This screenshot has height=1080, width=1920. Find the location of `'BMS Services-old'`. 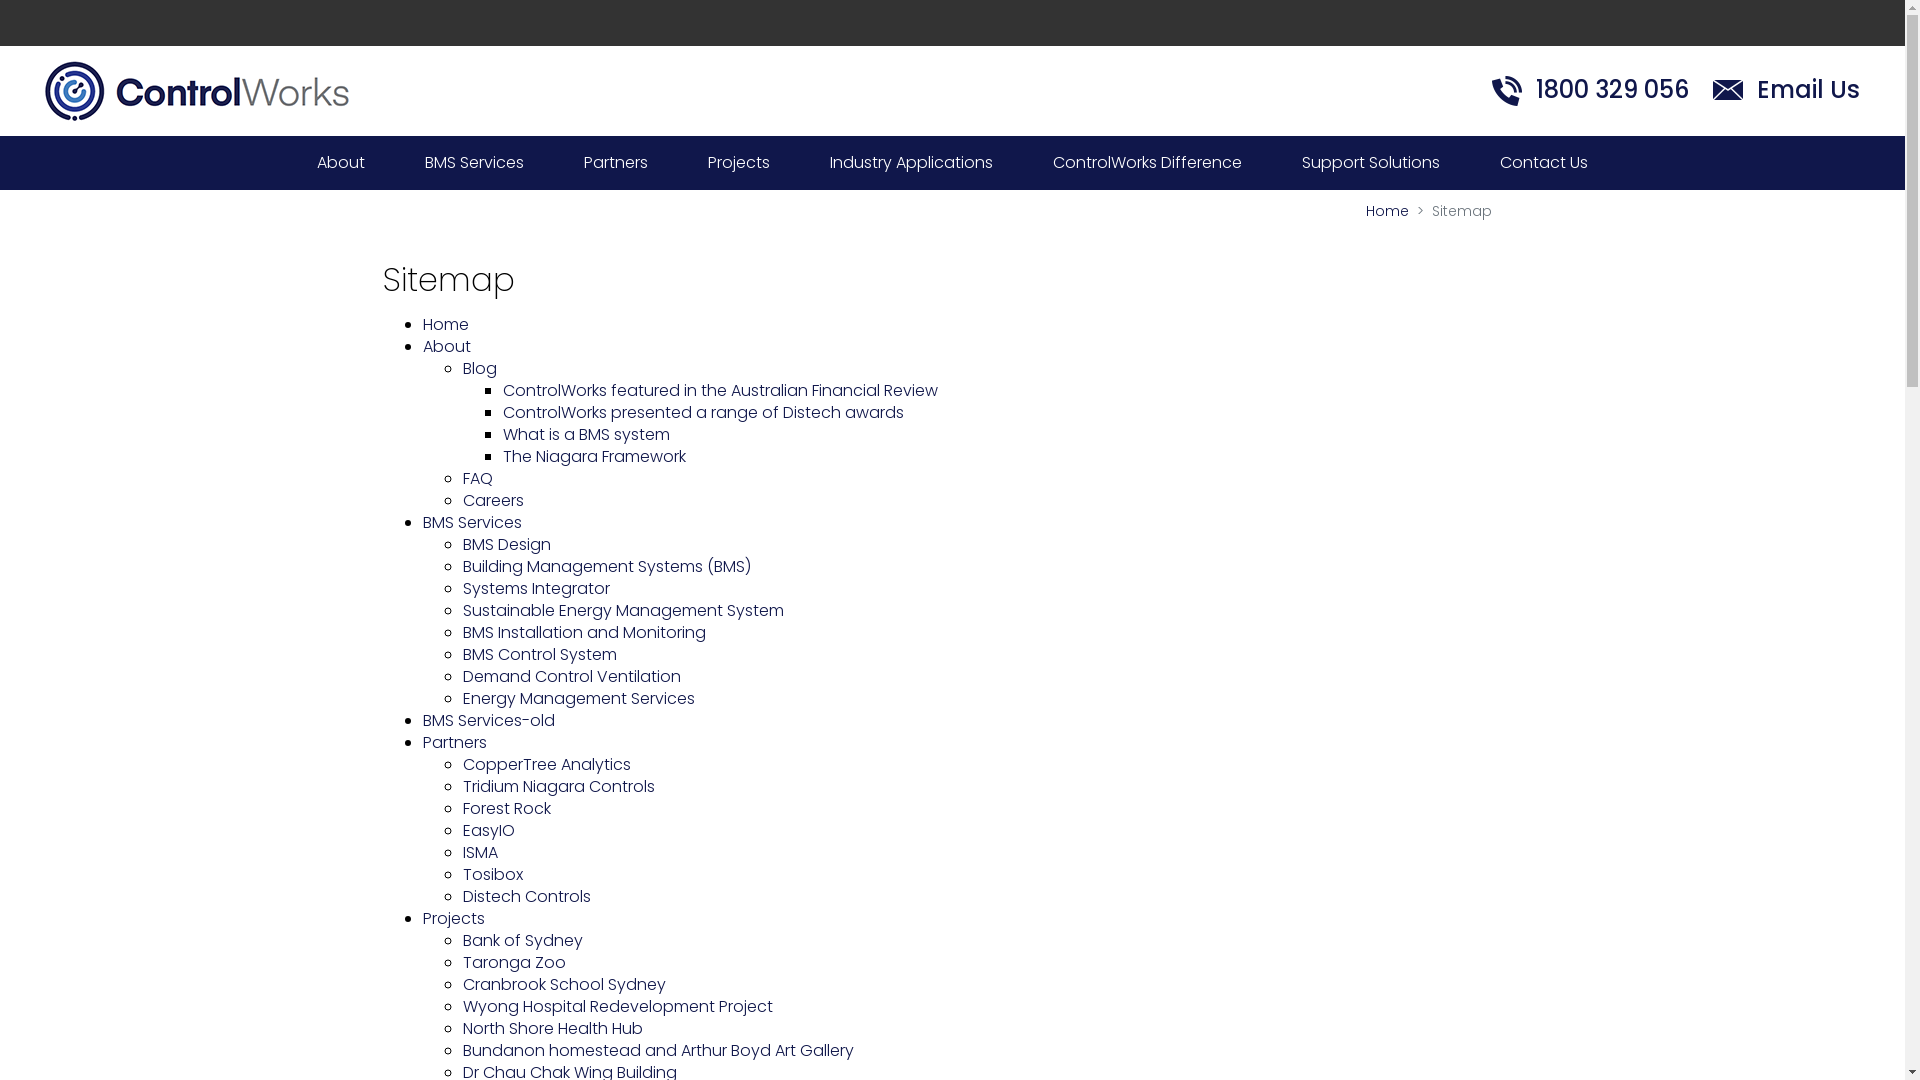

'BMS Services-old' is located at coordinates (488, 720).